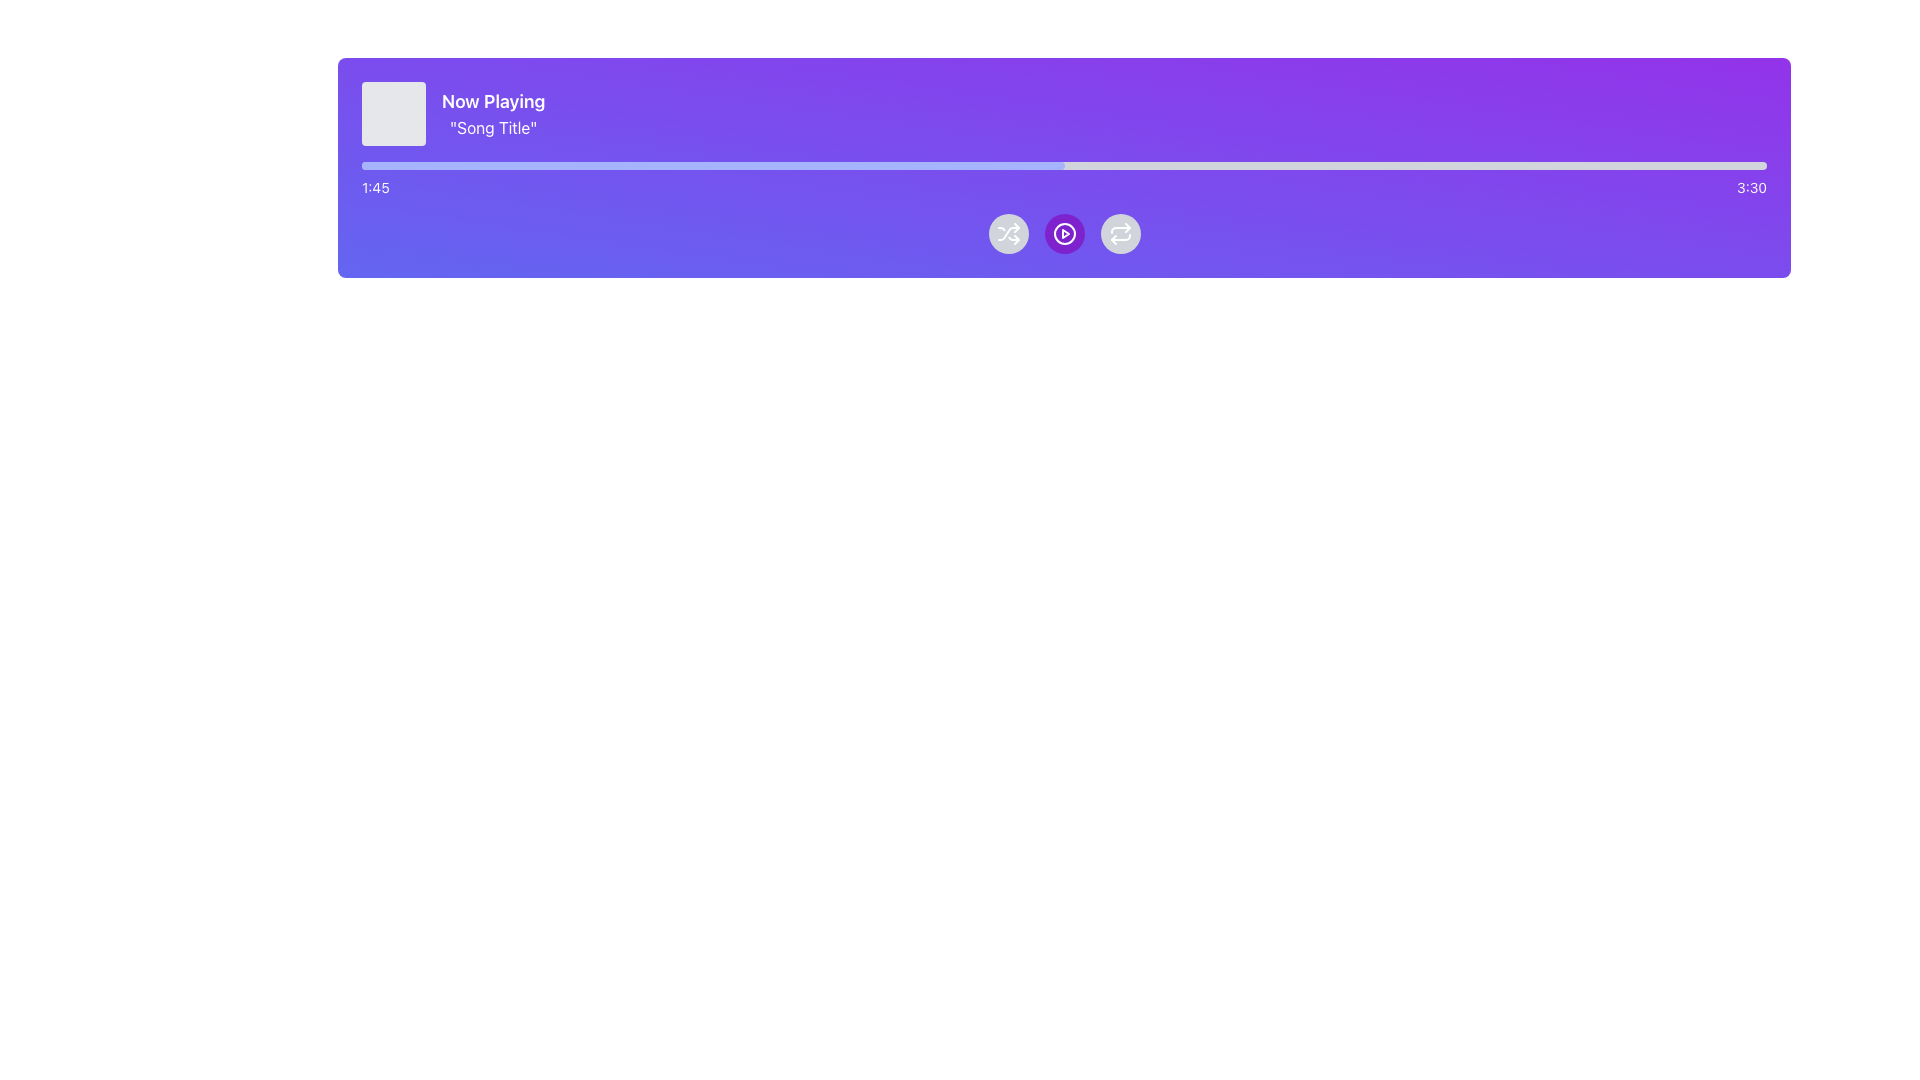 This screenshot has height=1080, width=1920. What do you see at coordinates (493, 101) in the screenshot?
I see `properties of the Text Label indicating the currently playing status of a song, positioned above the 'Song Title'` at bounding box center [493, 101].